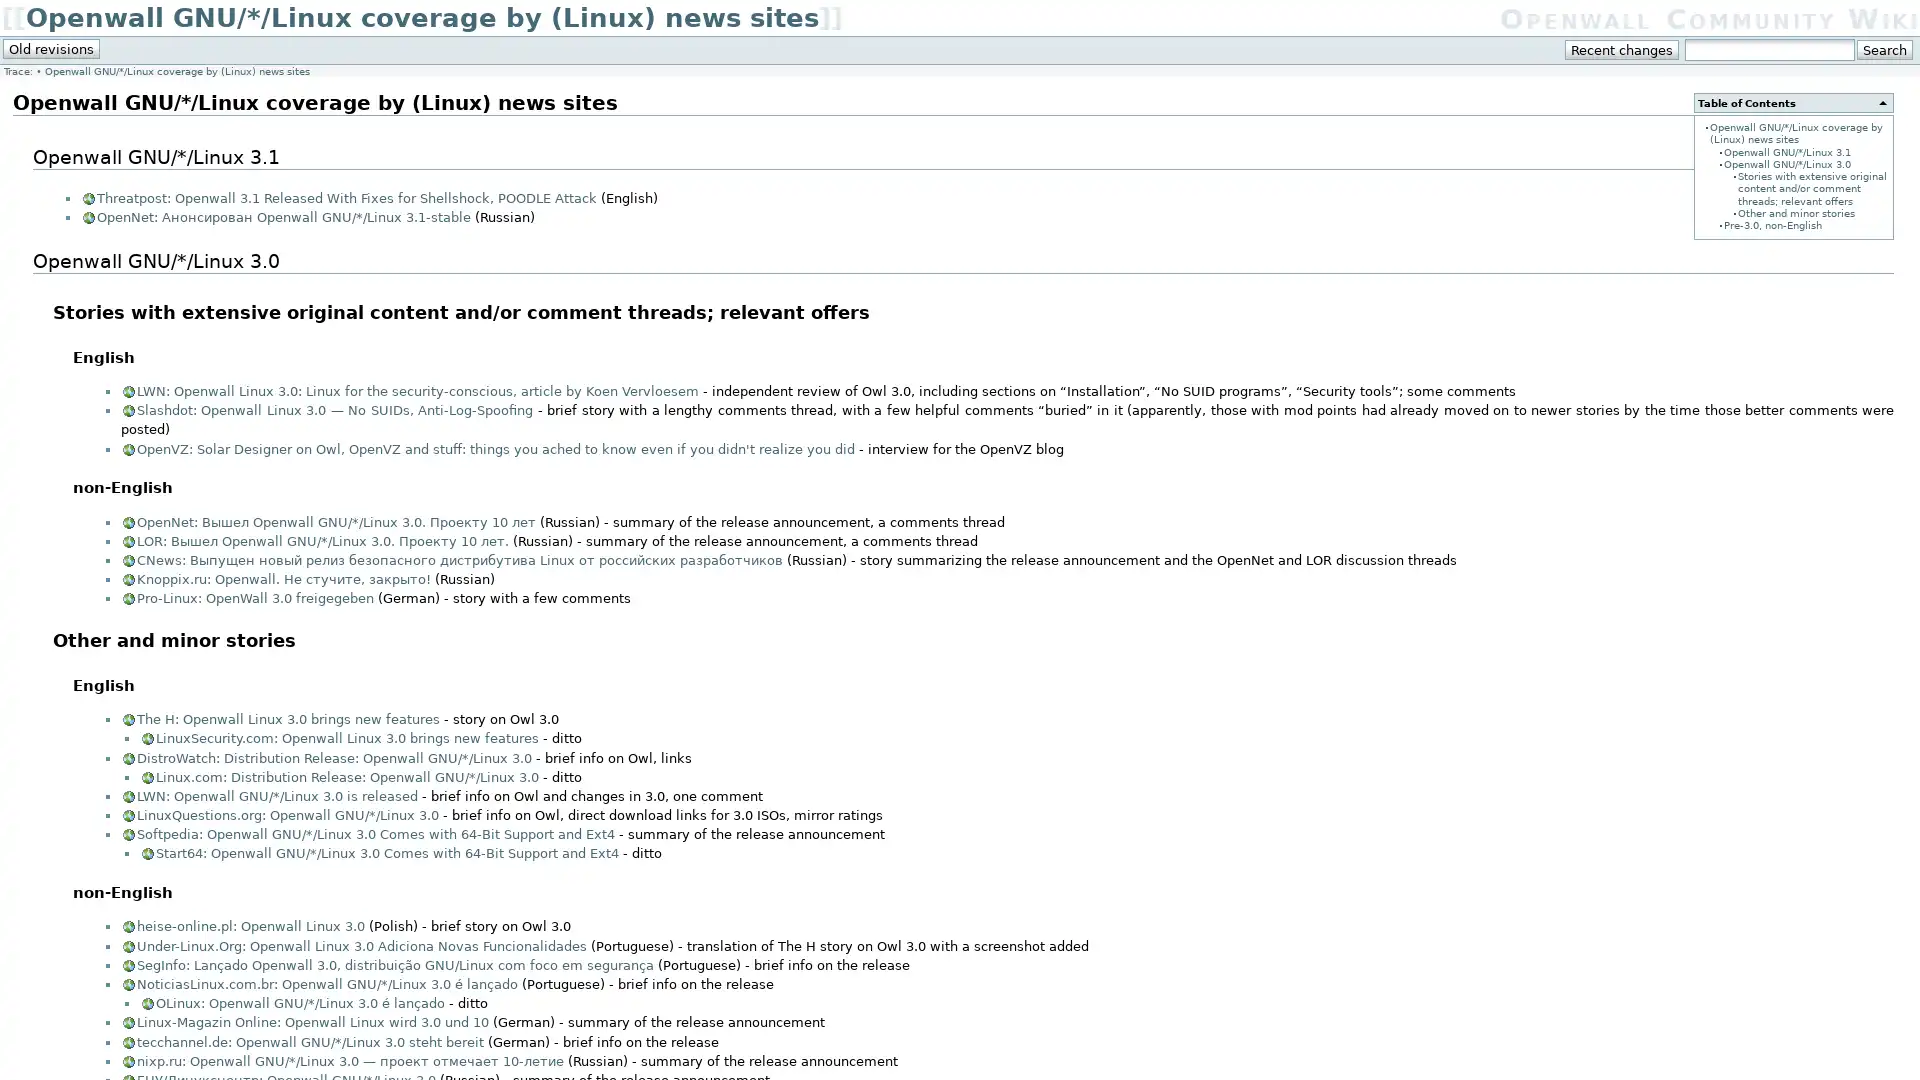  I want to click on Search, so click(1883, 49).